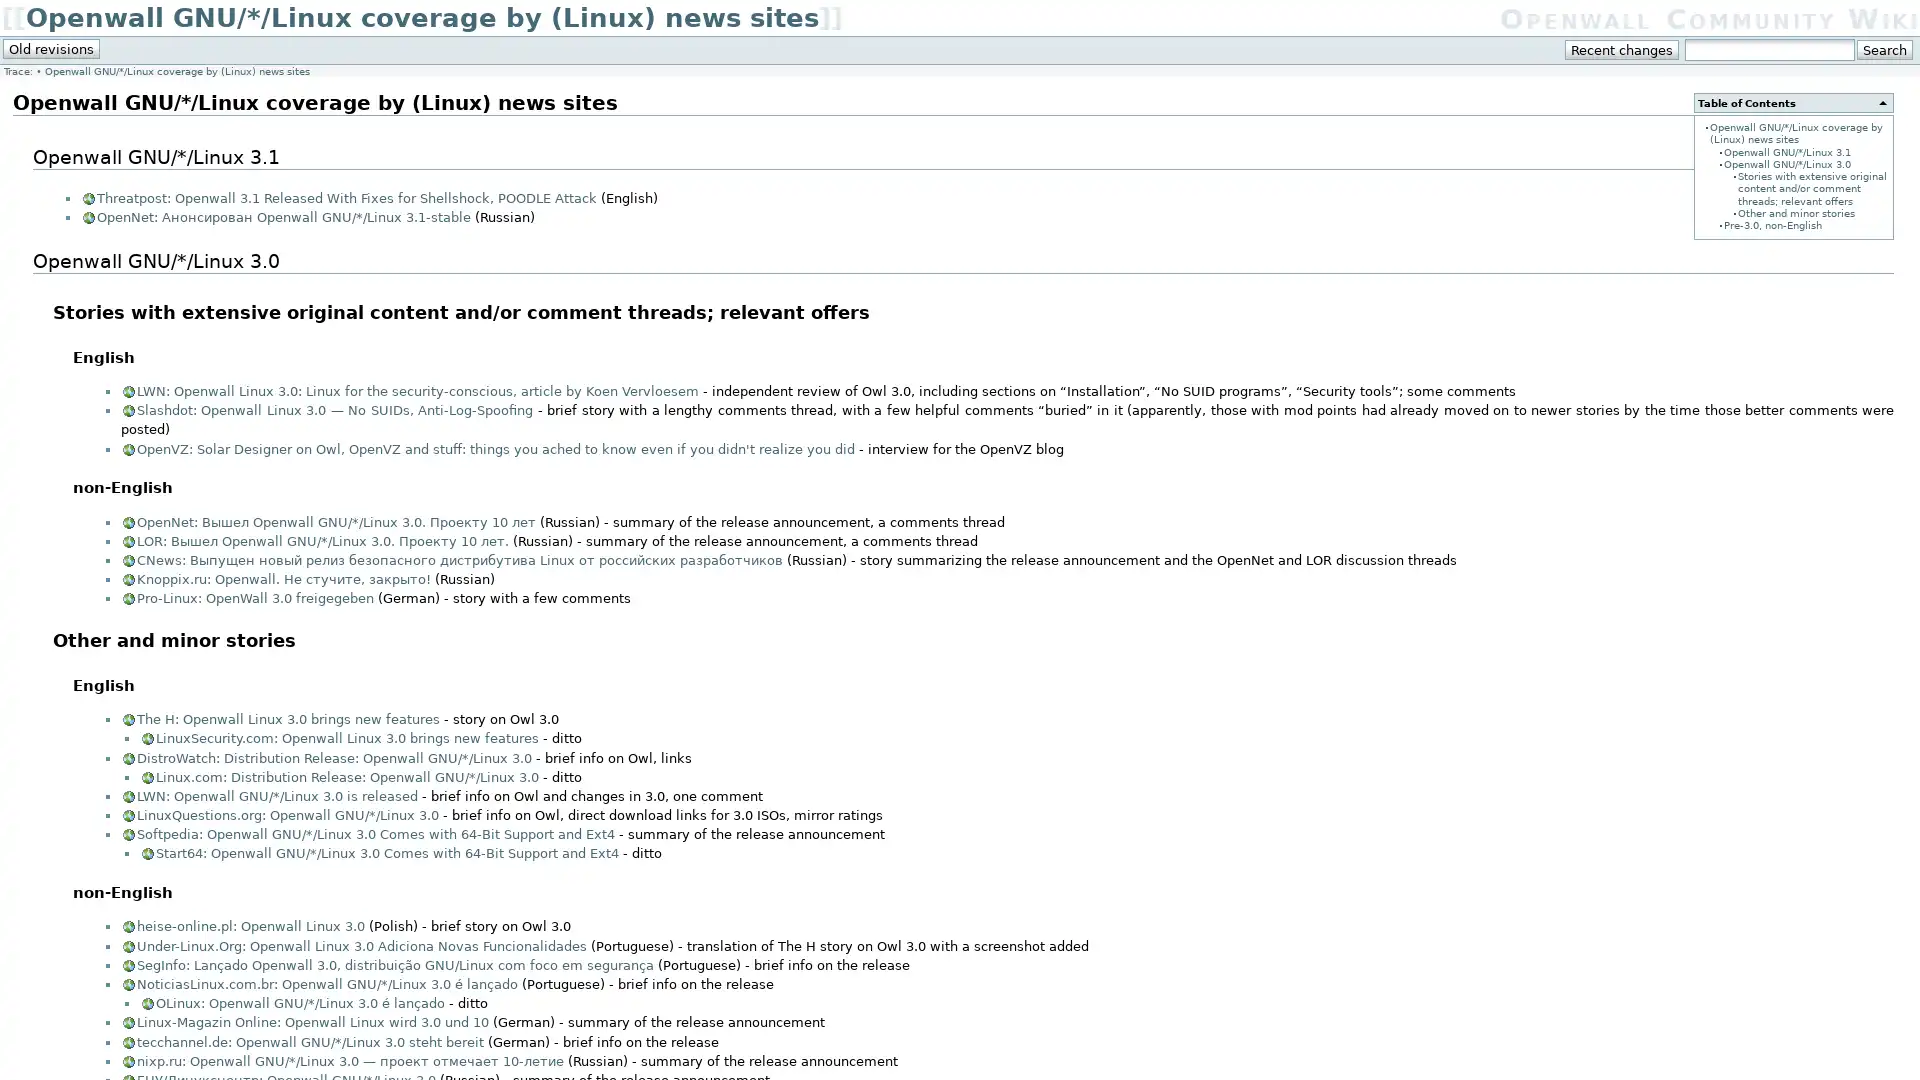  I want to click on Search, so click(1883, 49).